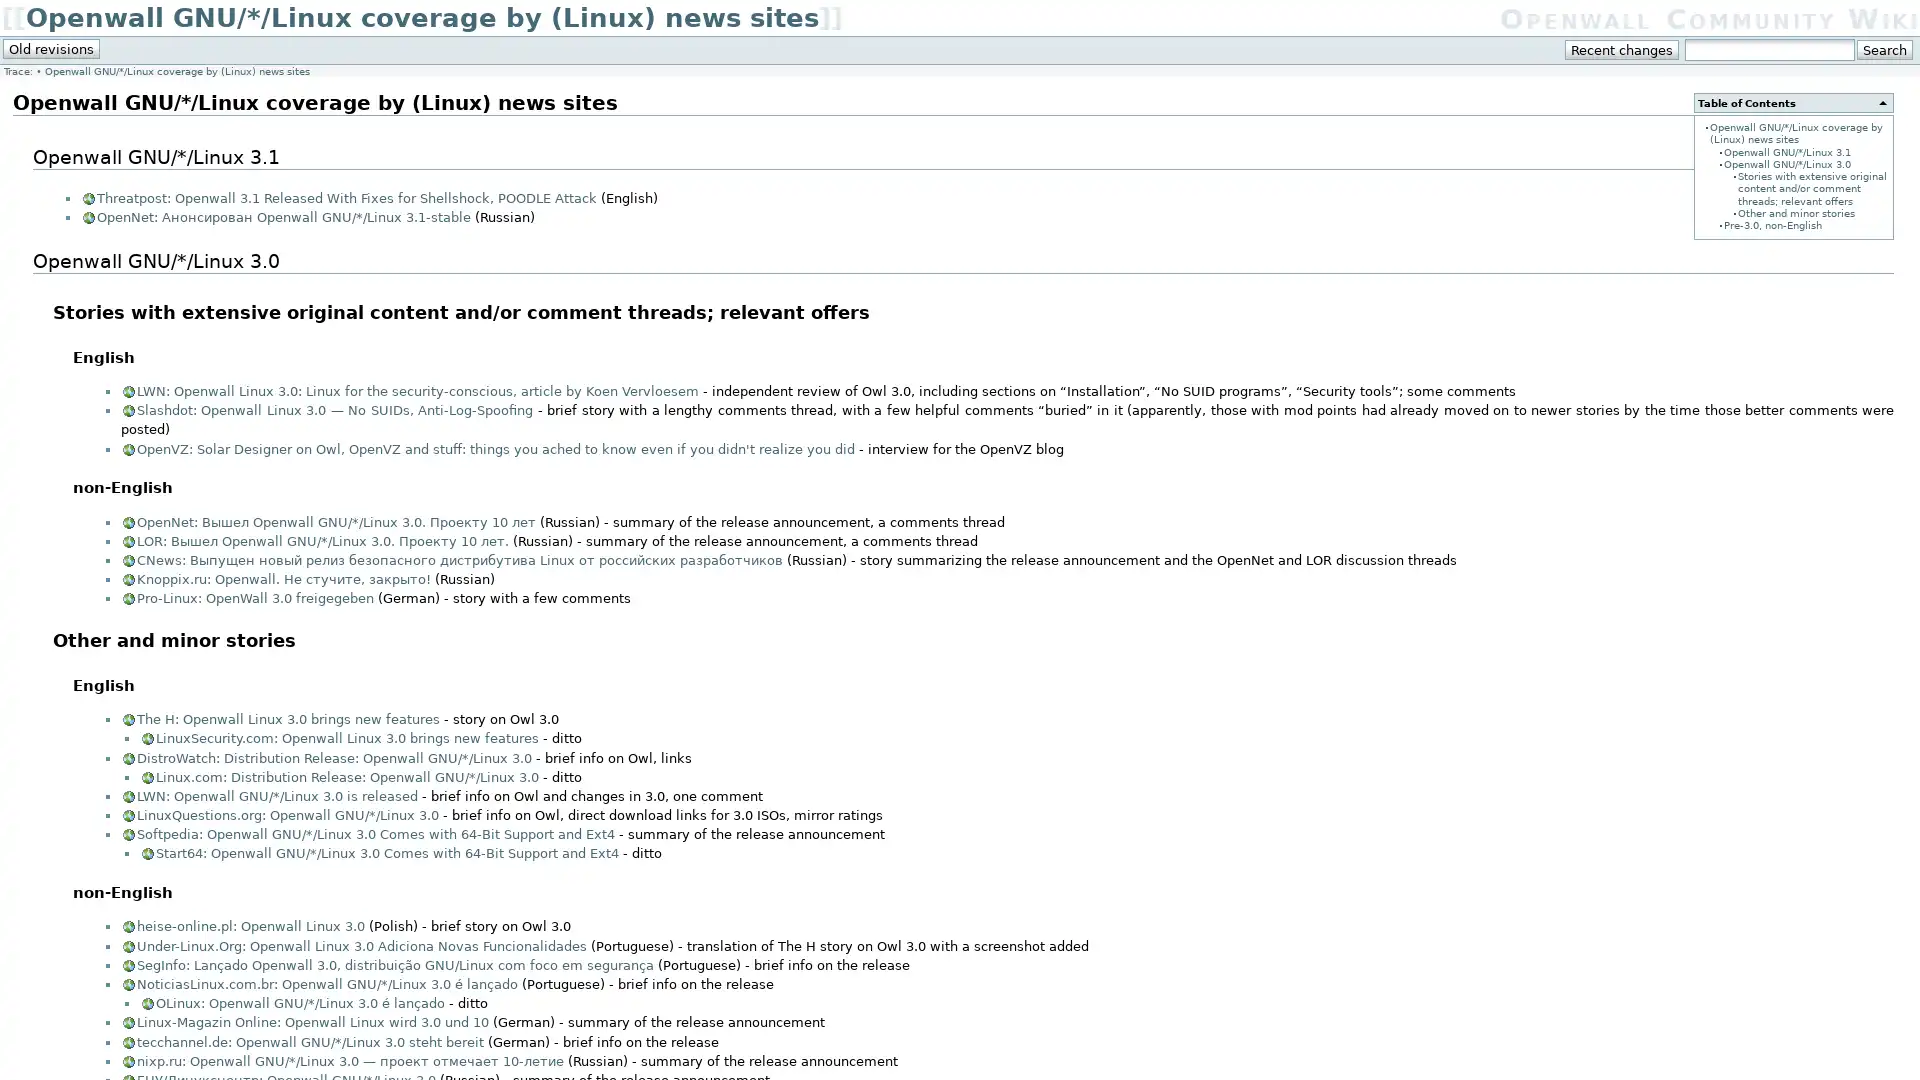  I want to click on Search, so click(1883, 49).